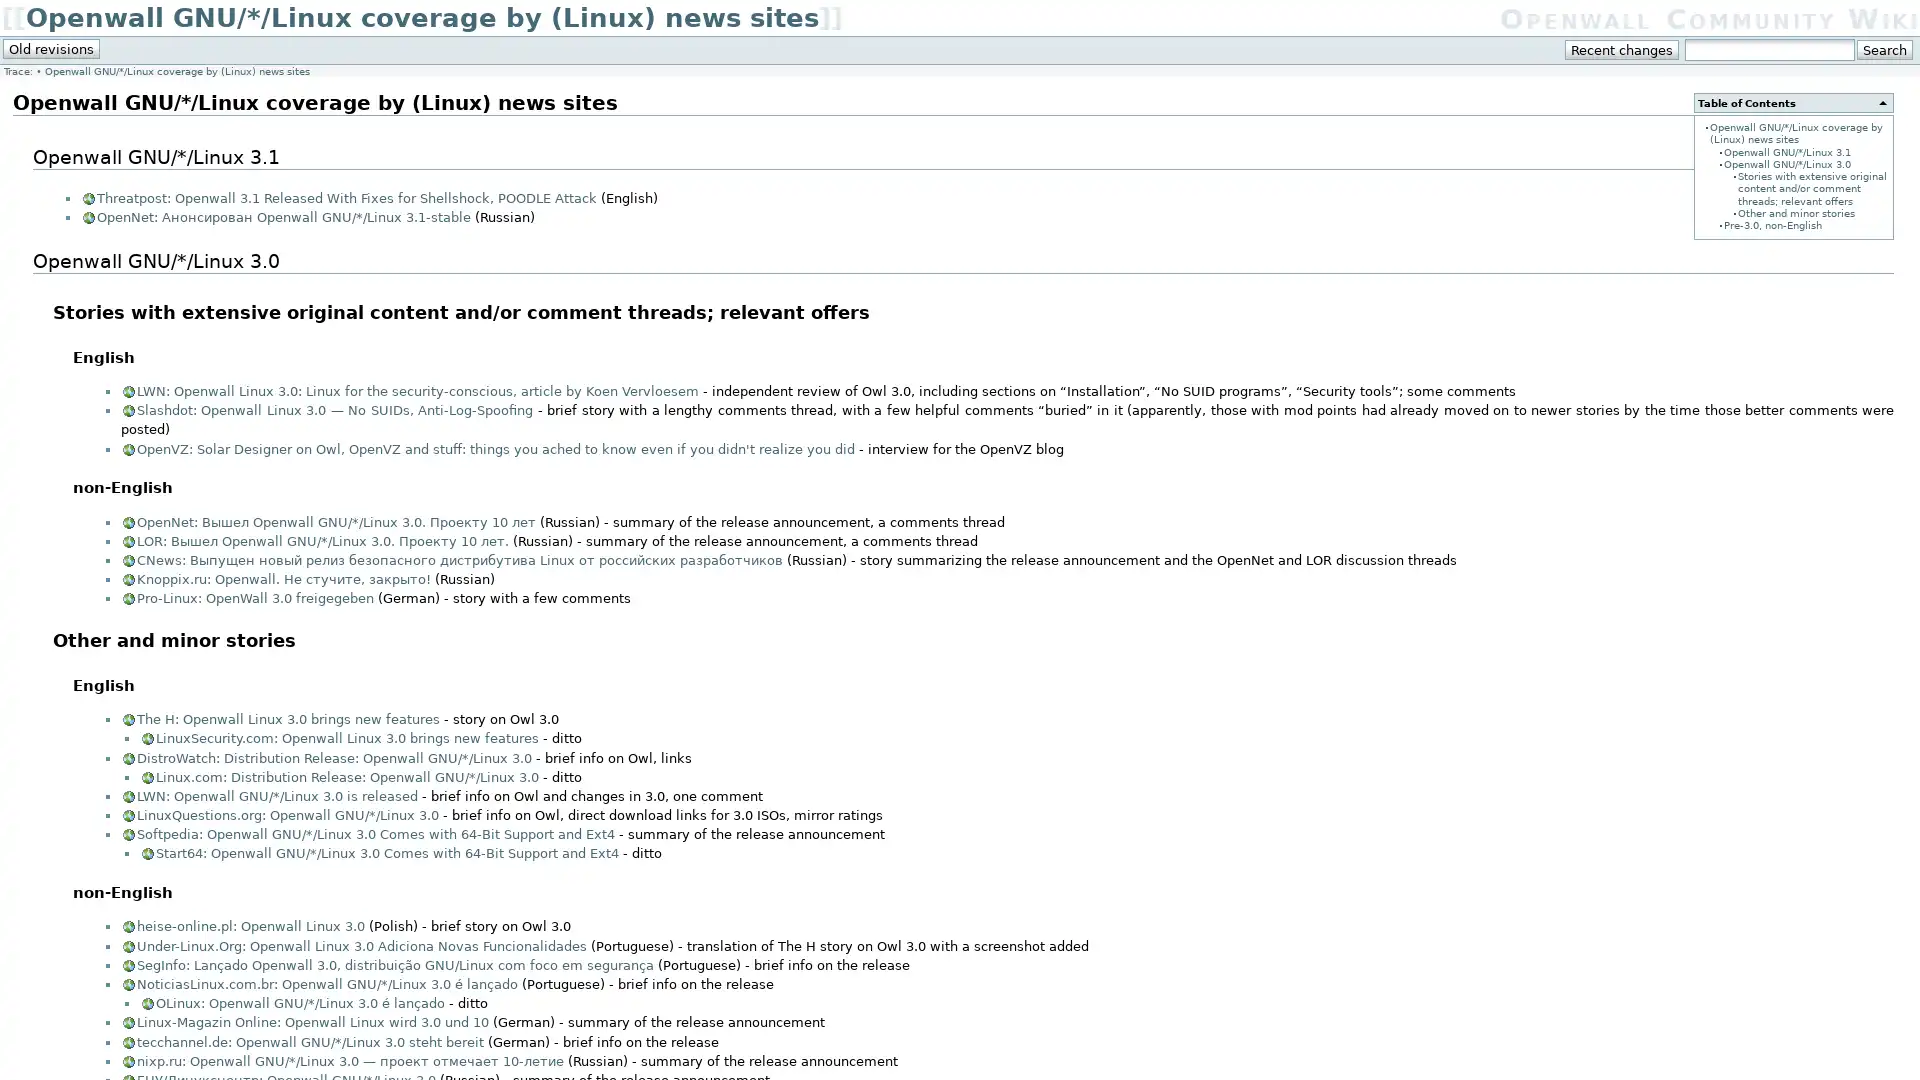  I want to click on Search, so click(1883, 49).